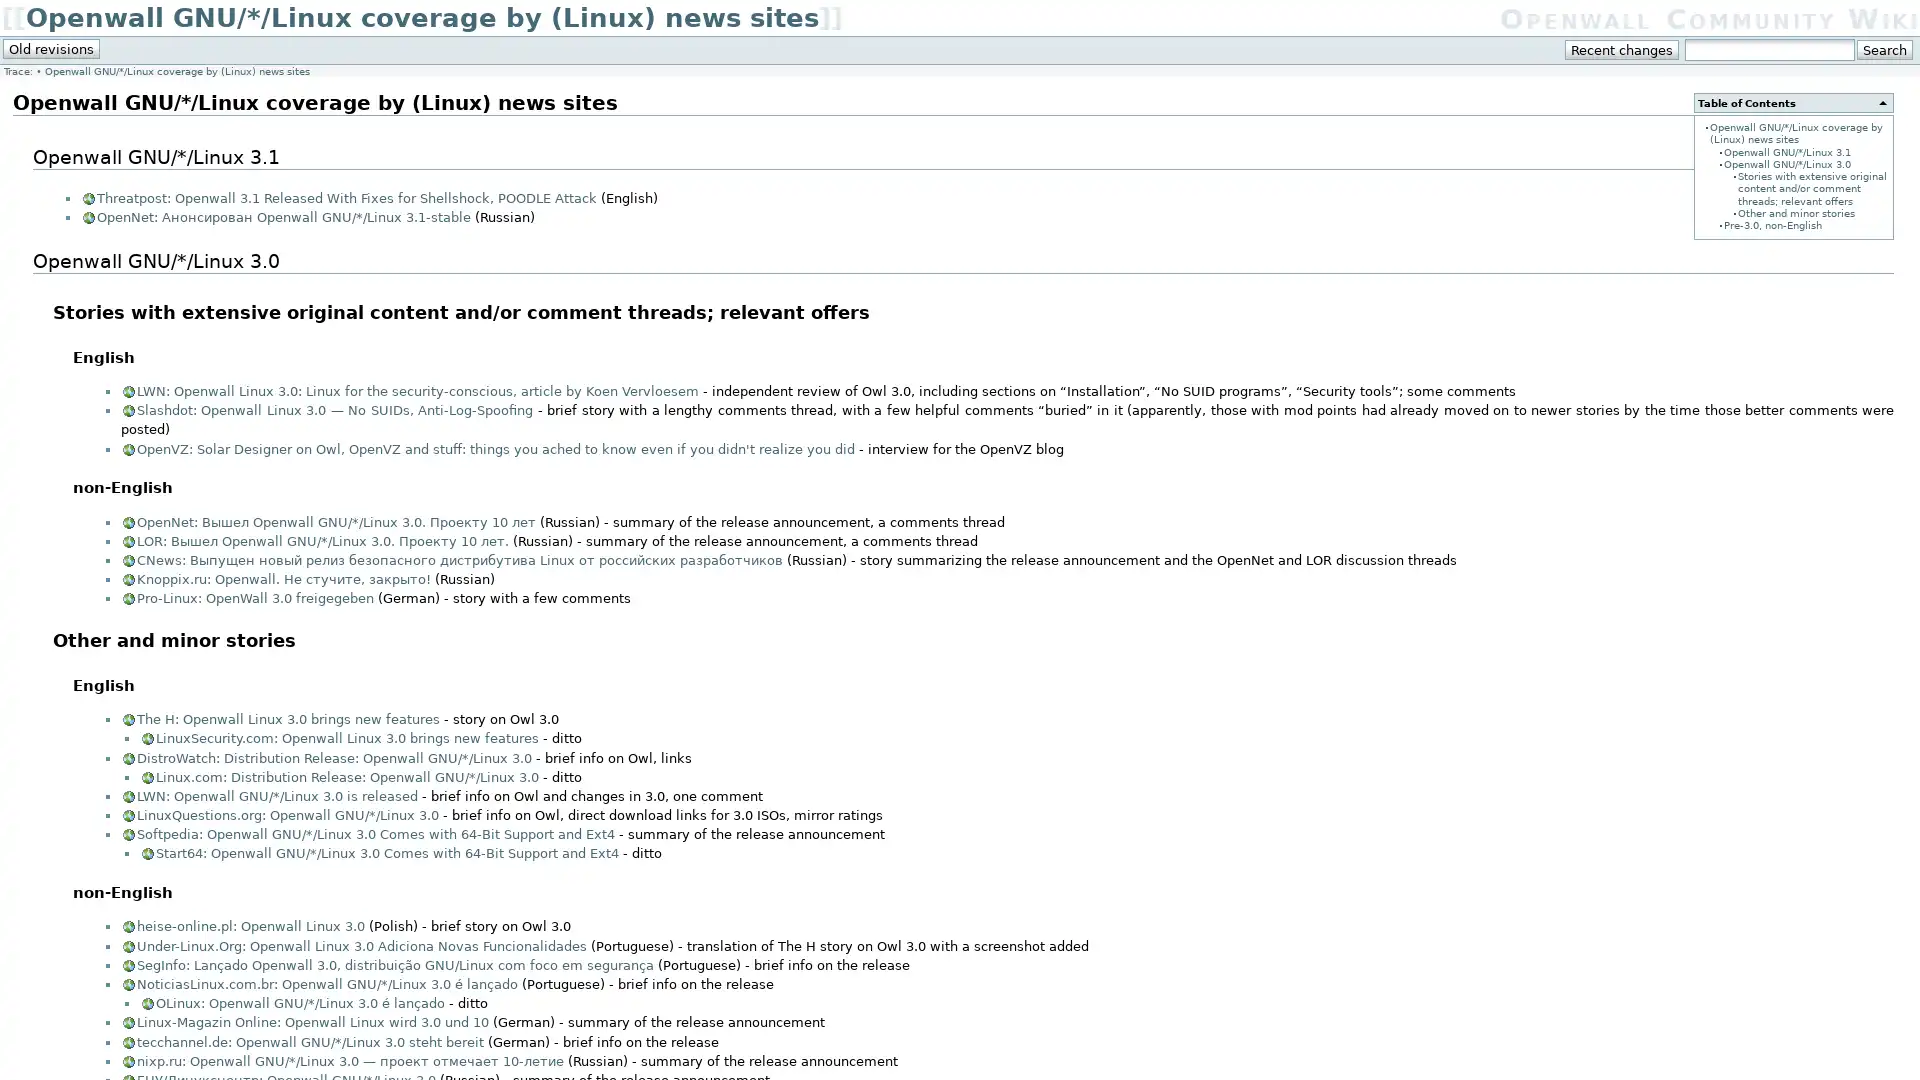  I want to click on Search, so click(1883, 49).